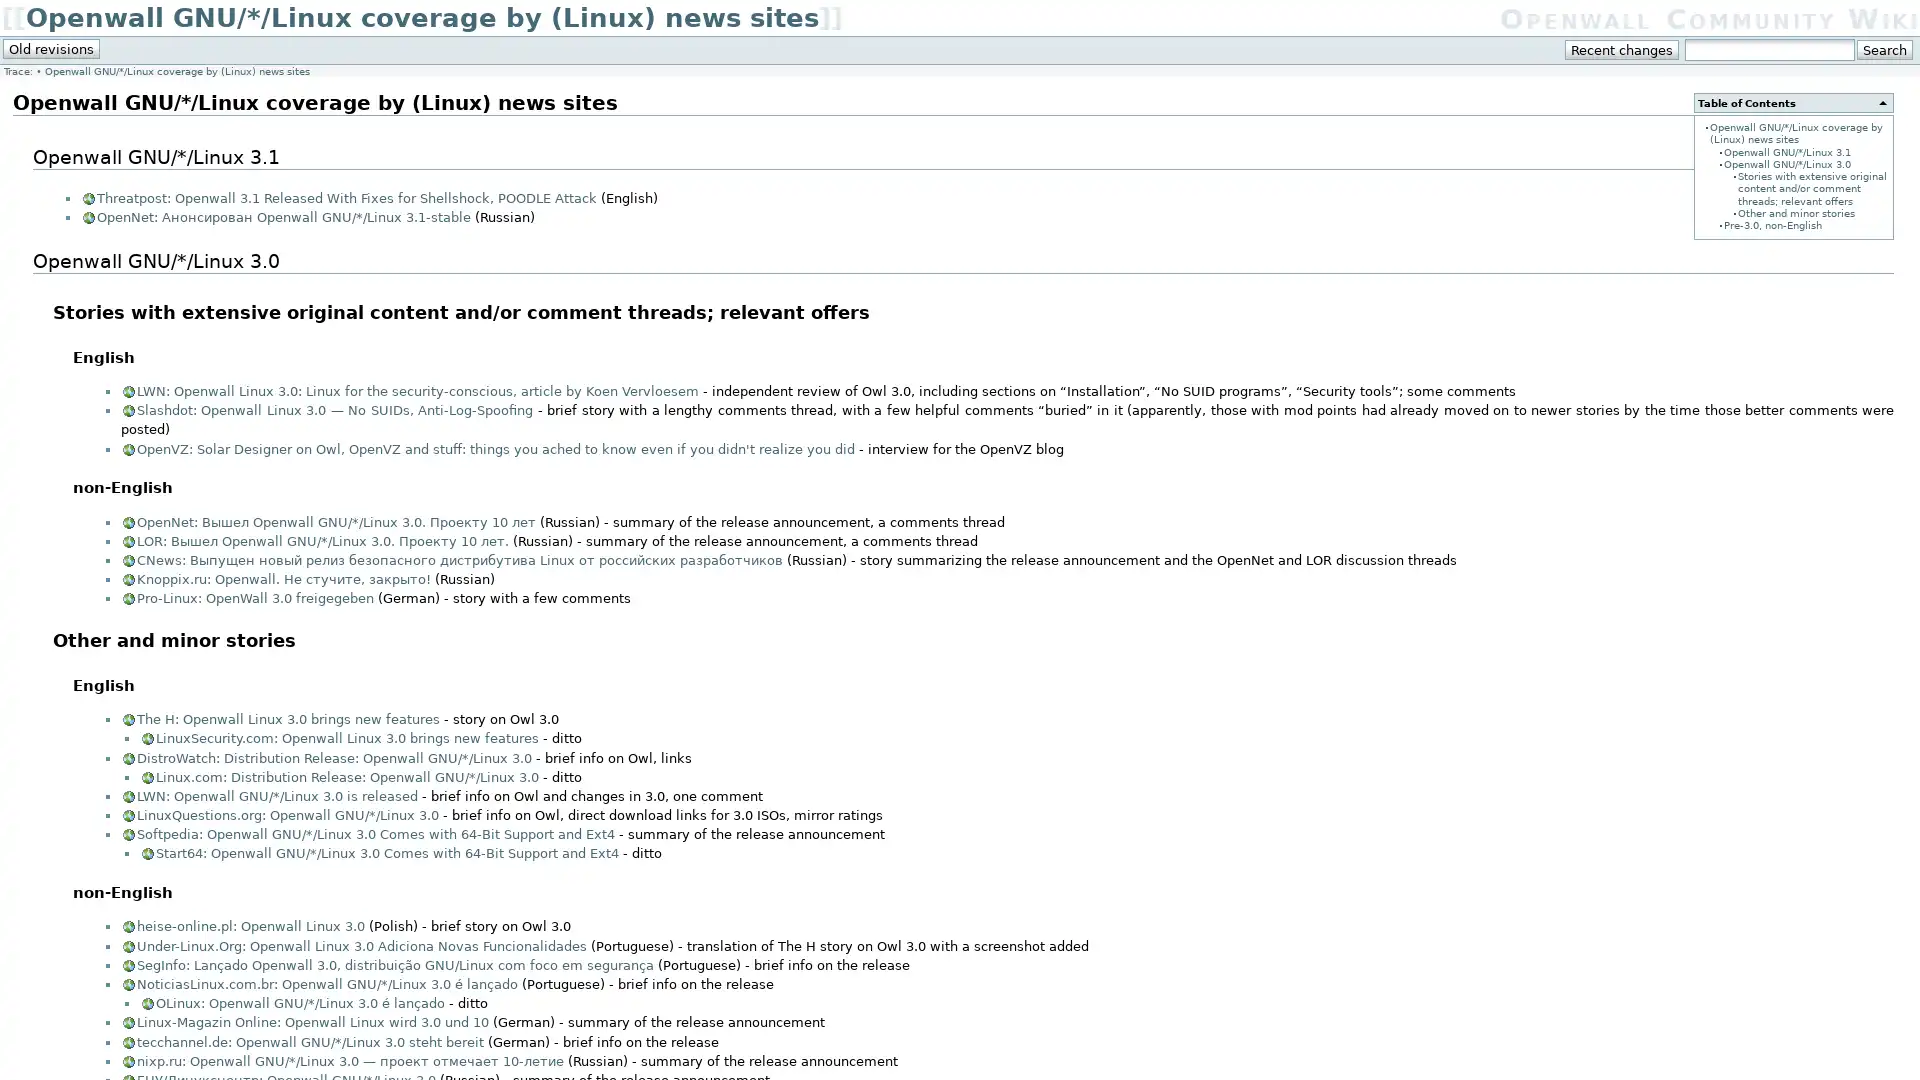  I want to click on Search, so click(1883, 49).